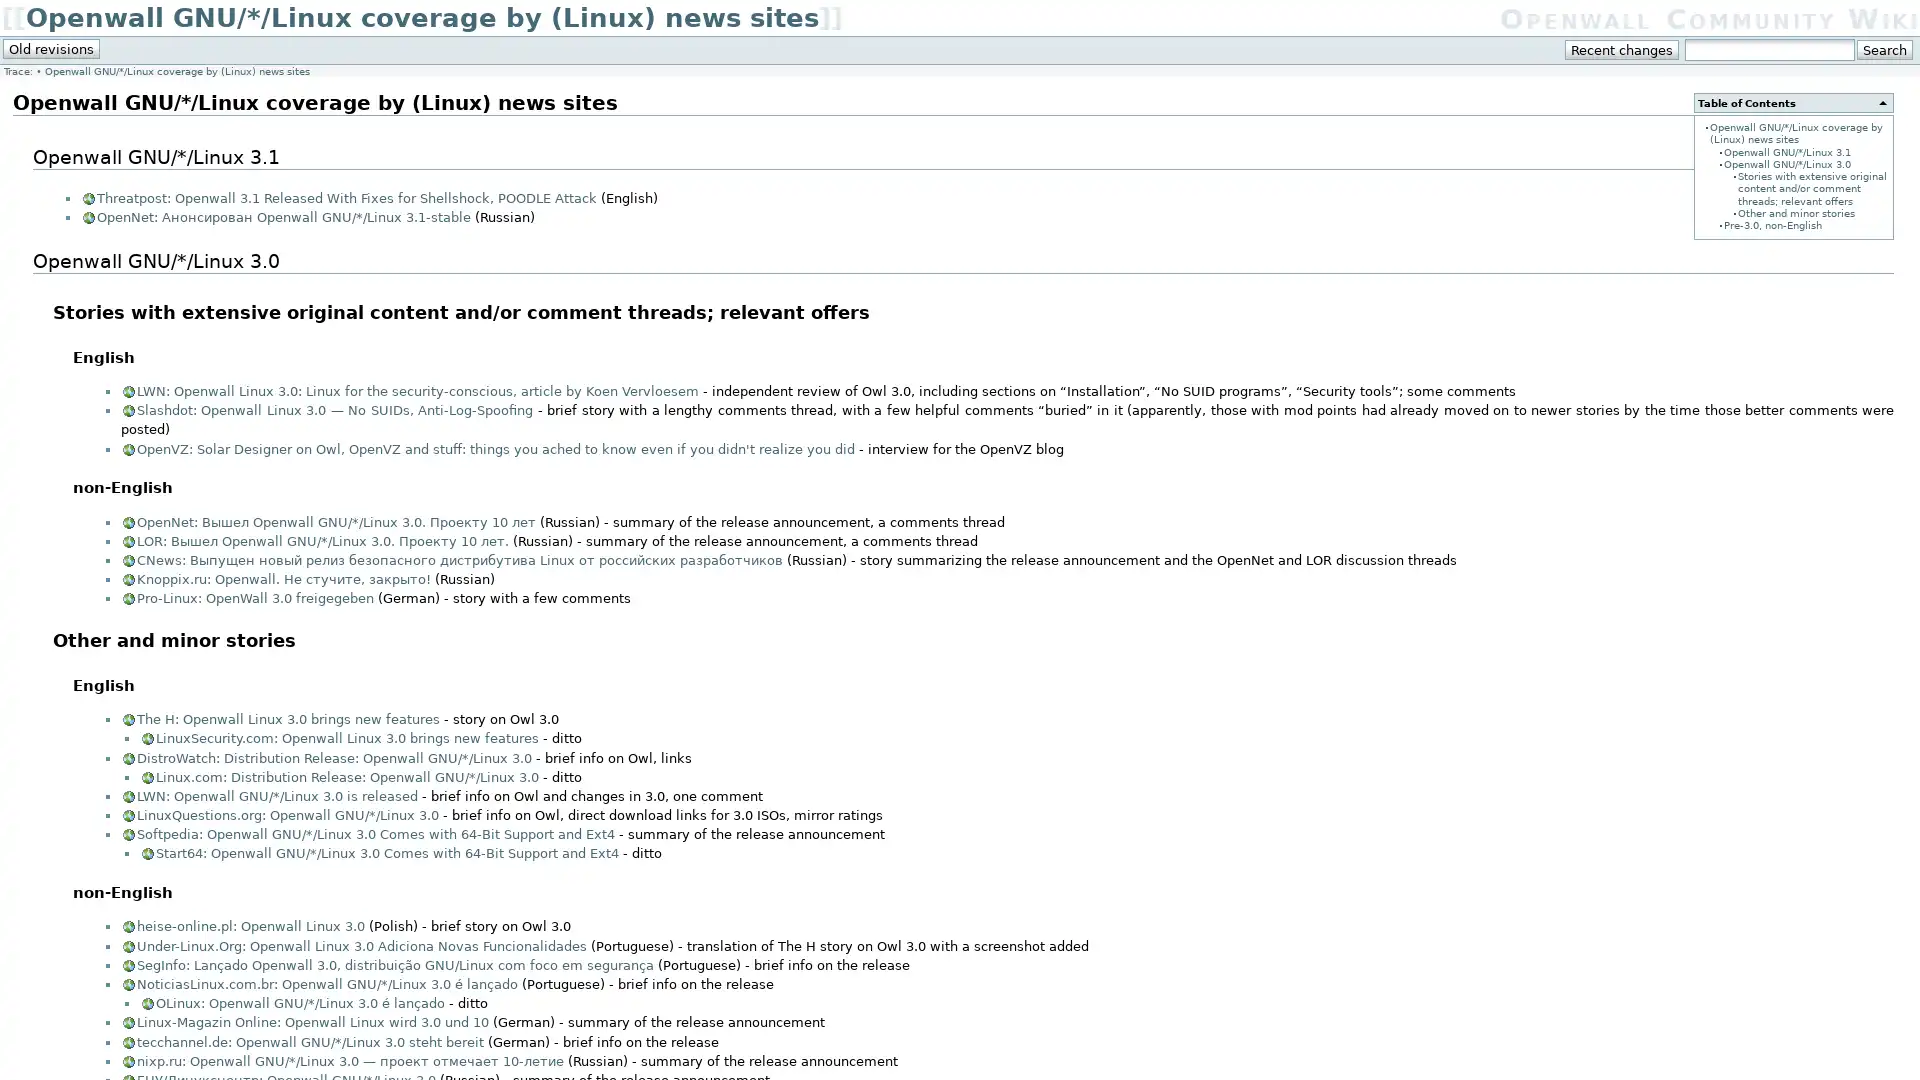  I want to click on Search, so click(1883, 49).